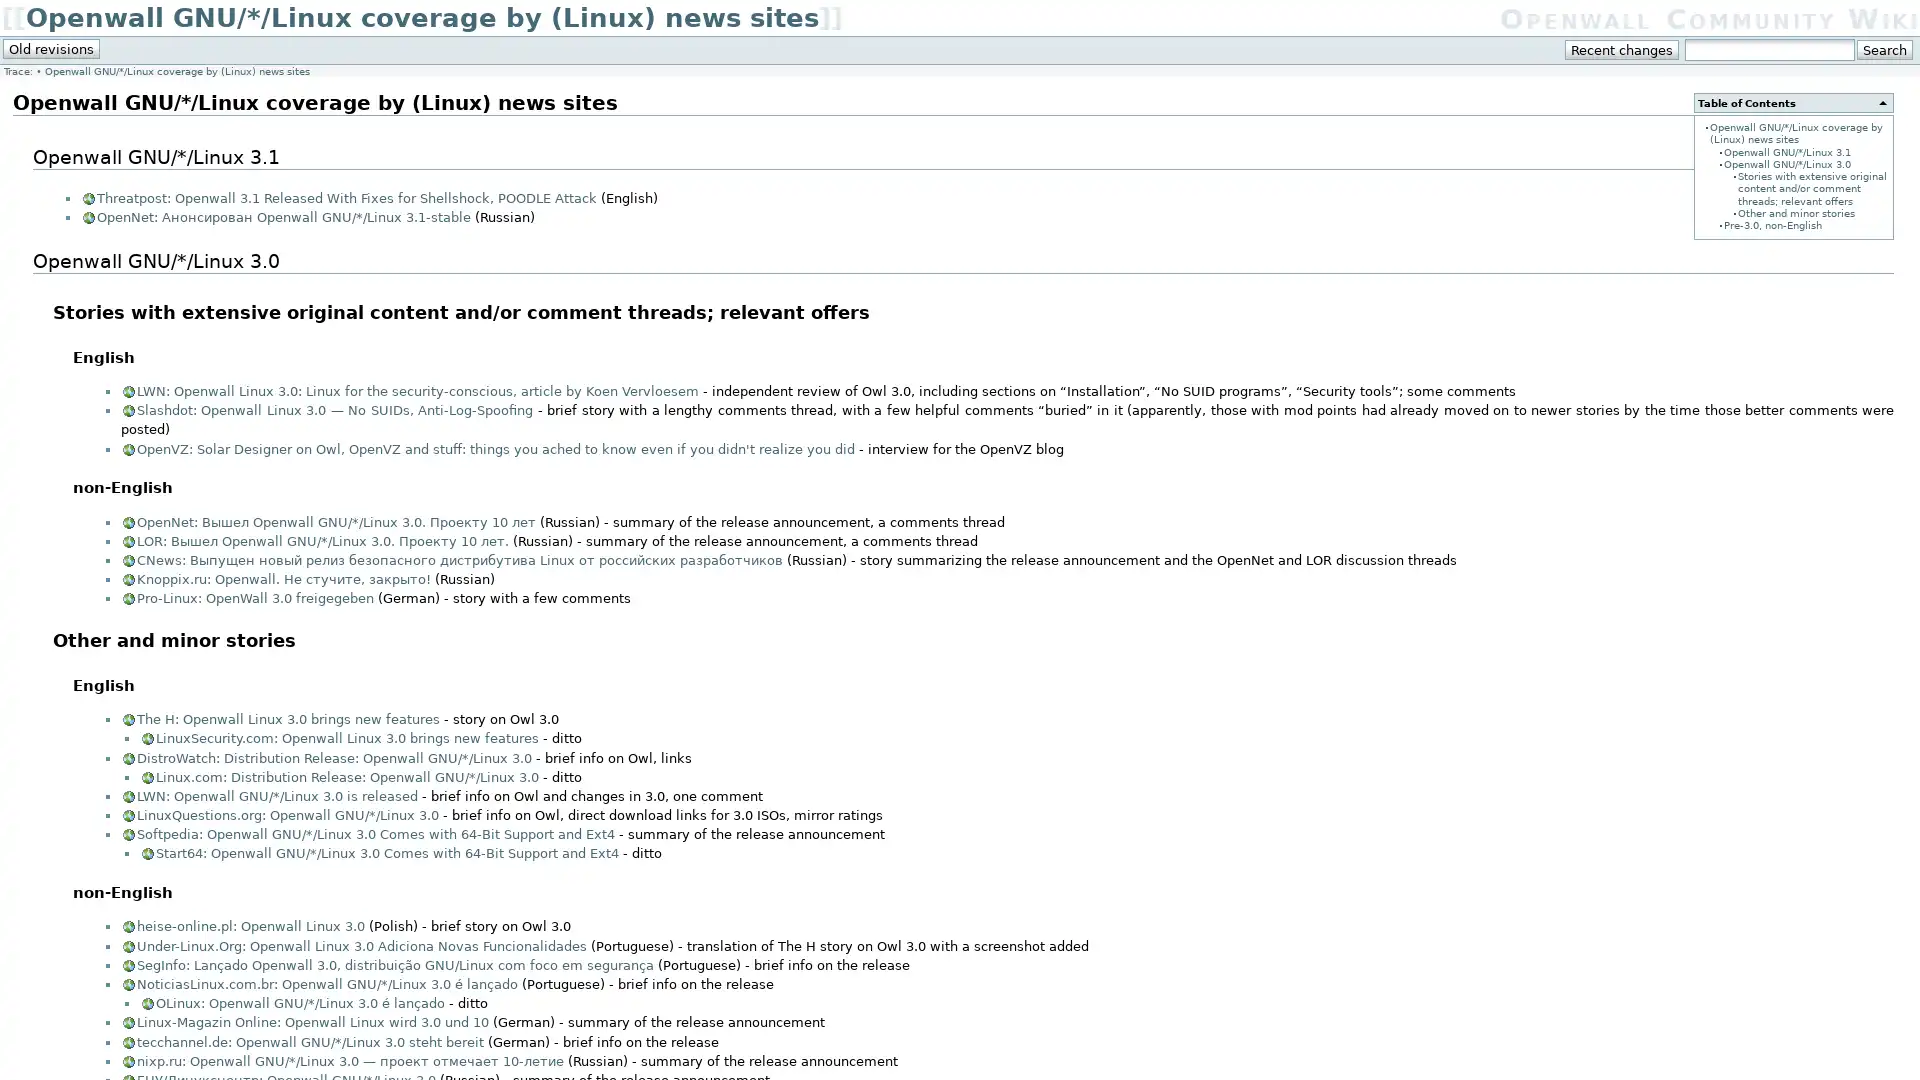  I want to click on Search, so click(1883, 49).